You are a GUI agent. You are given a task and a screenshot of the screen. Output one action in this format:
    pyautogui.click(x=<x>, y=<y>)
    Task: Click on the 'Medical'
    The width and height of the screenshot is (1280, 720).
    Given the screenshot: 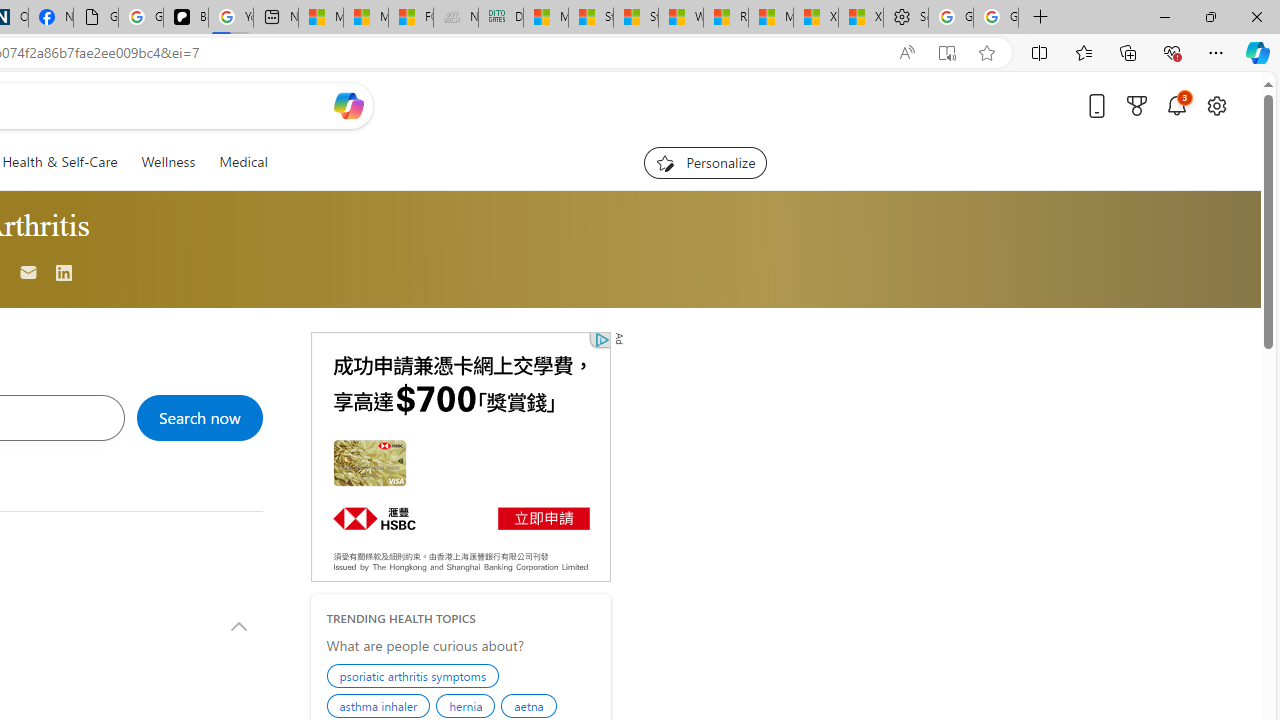 What is the action you would take?
    pyautogui.click(x=242, y=161)
    